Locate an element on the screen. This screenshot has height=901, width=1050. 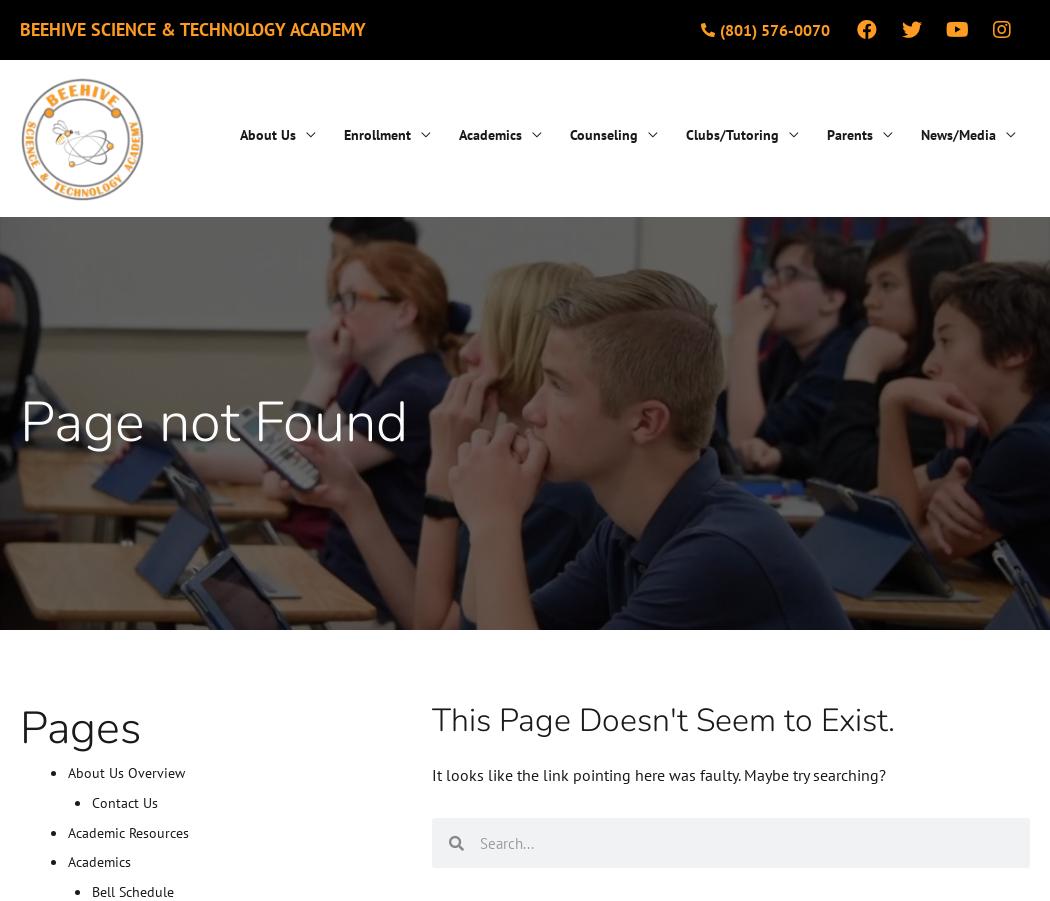
'This Page Doesn't Seem to Exist.' is located at coordinates (662, 719).